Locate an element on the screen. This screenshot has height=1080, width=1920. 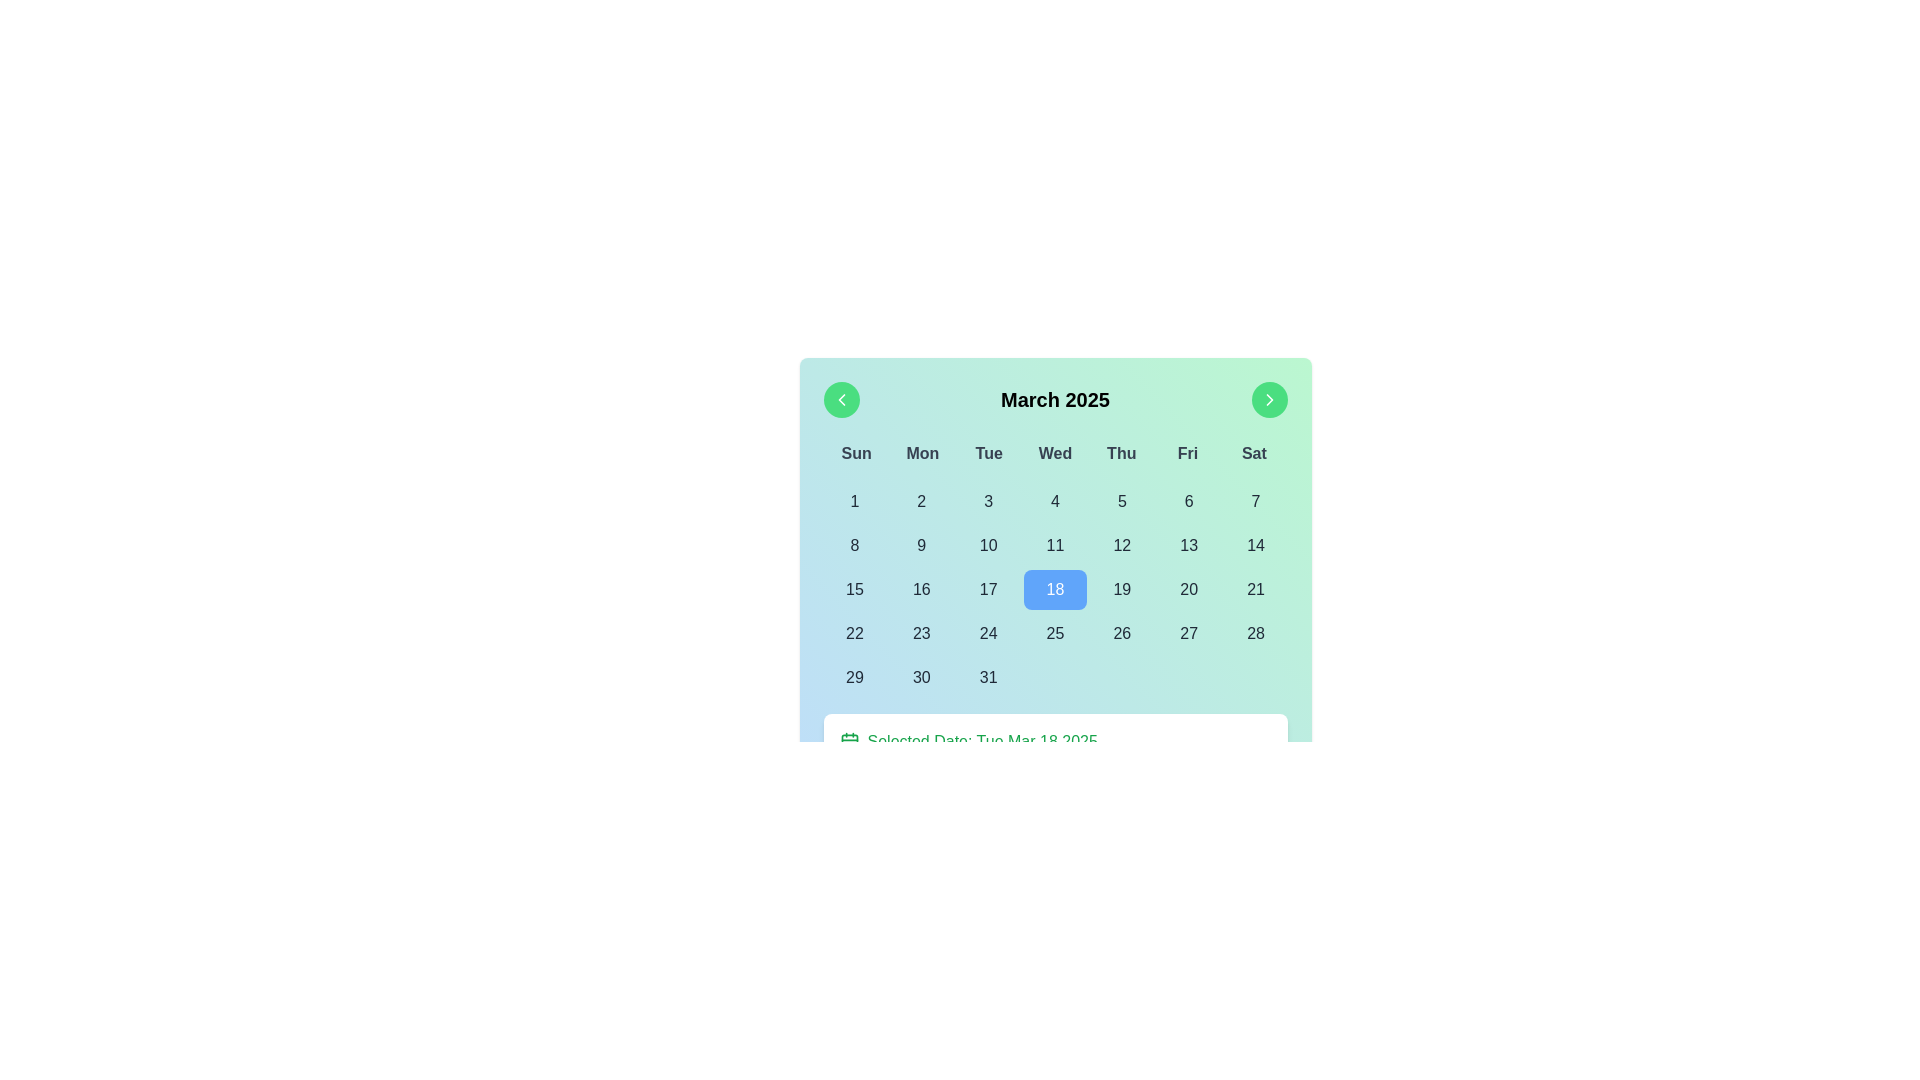
the Informative widget located below the March 2025 calendar interface, which displays details about the selected date, destination, itinerary start time, and participant count is located at coordinates (1054, 793).